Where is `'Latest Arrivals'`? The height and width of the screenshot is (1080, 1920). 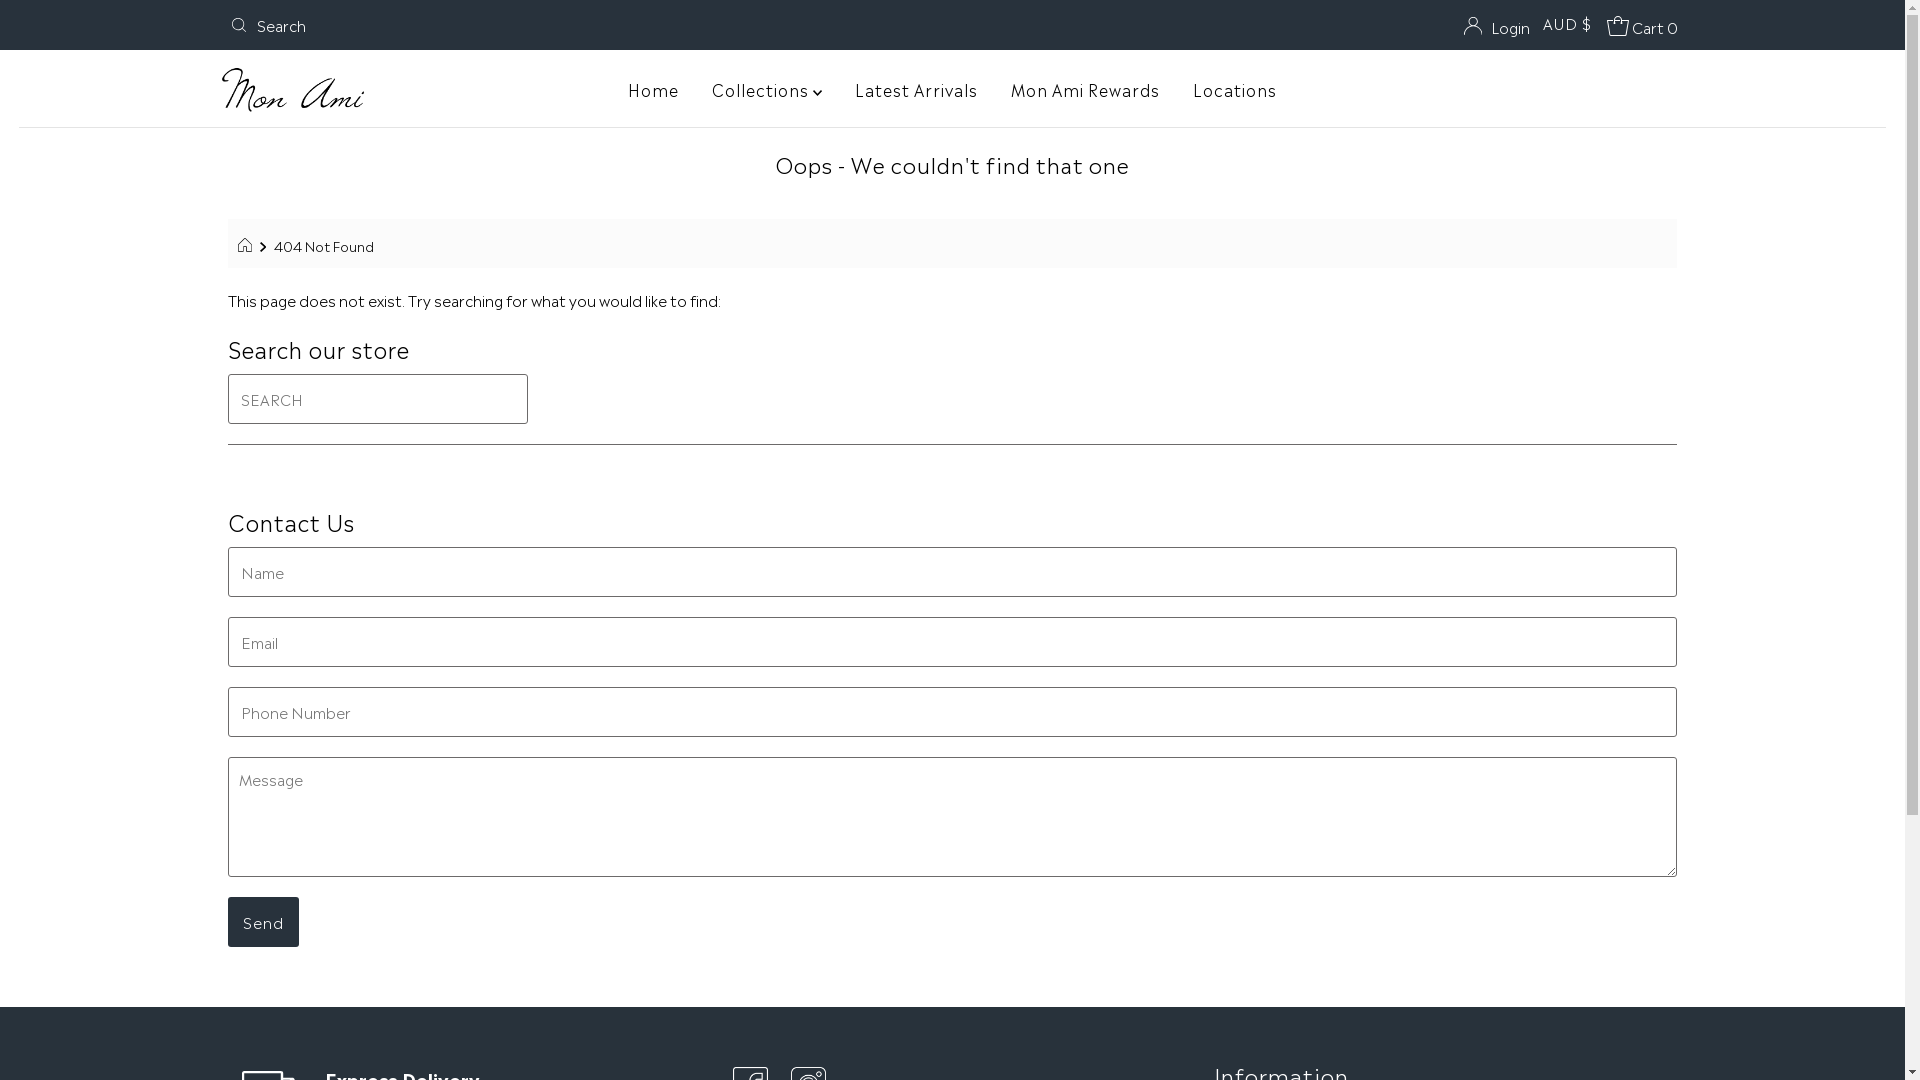 'Latest Arrivals' is located at coordinates (840, 87).